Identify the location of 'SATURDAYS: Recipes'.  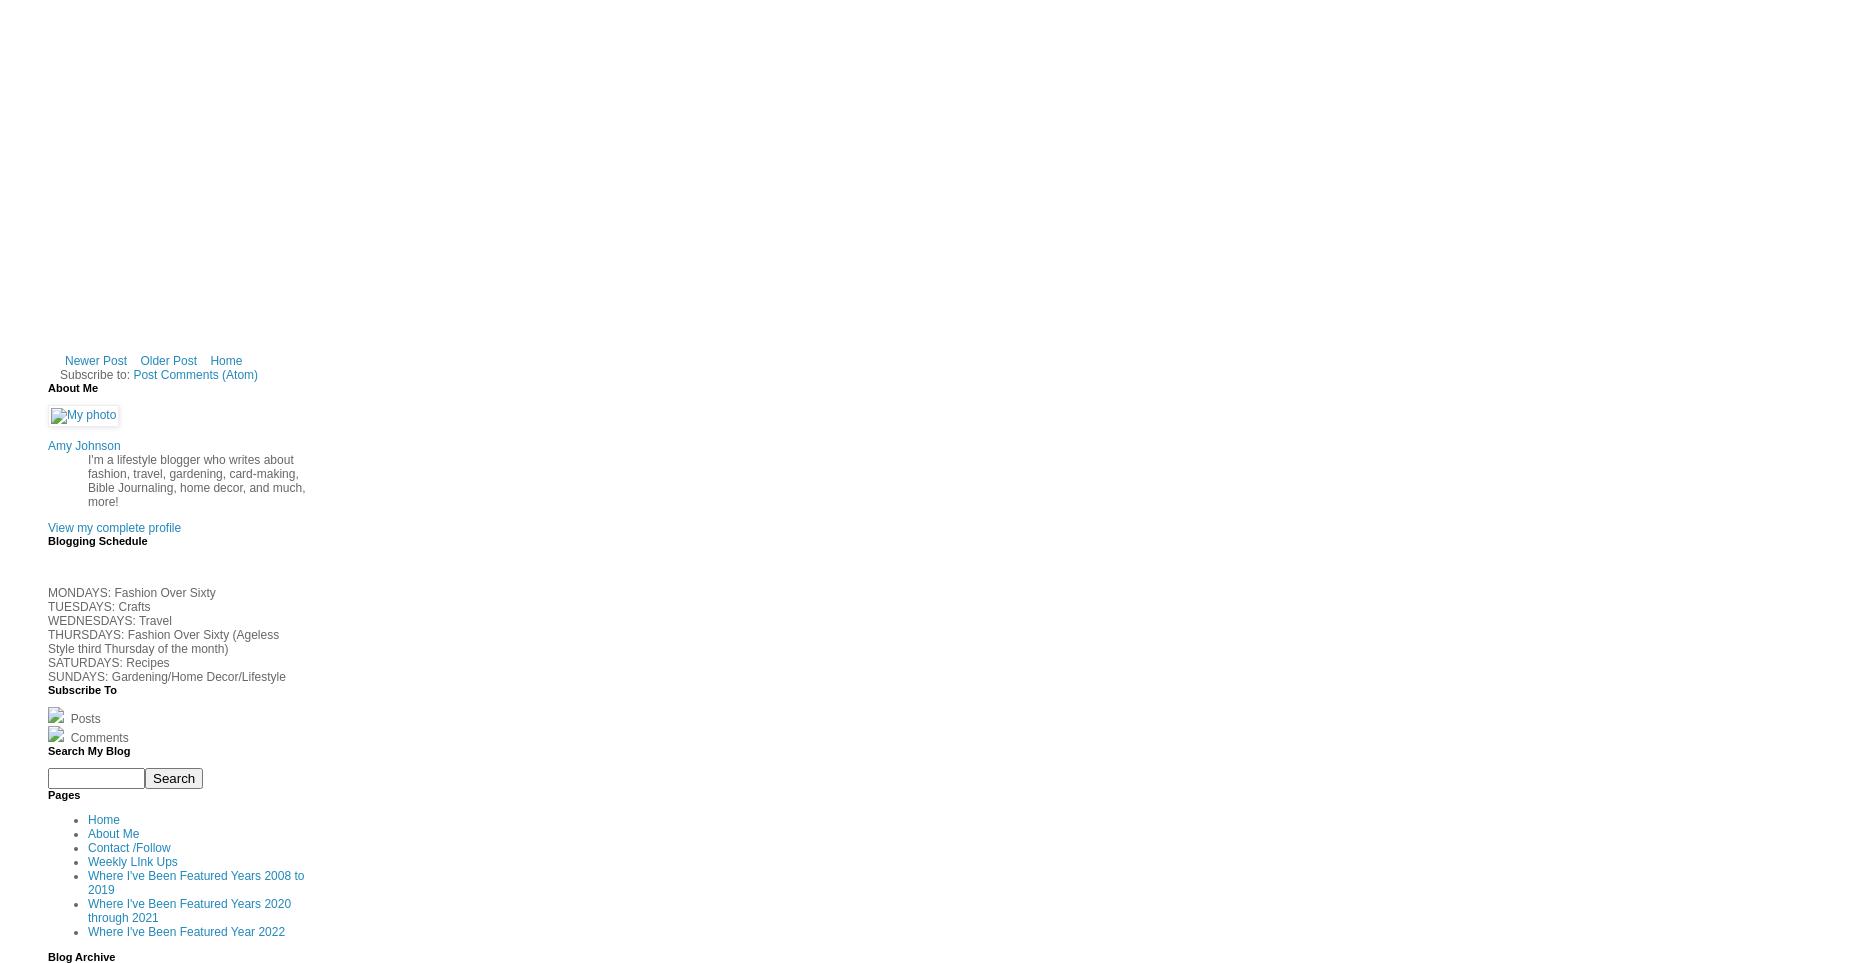
(108, 663).